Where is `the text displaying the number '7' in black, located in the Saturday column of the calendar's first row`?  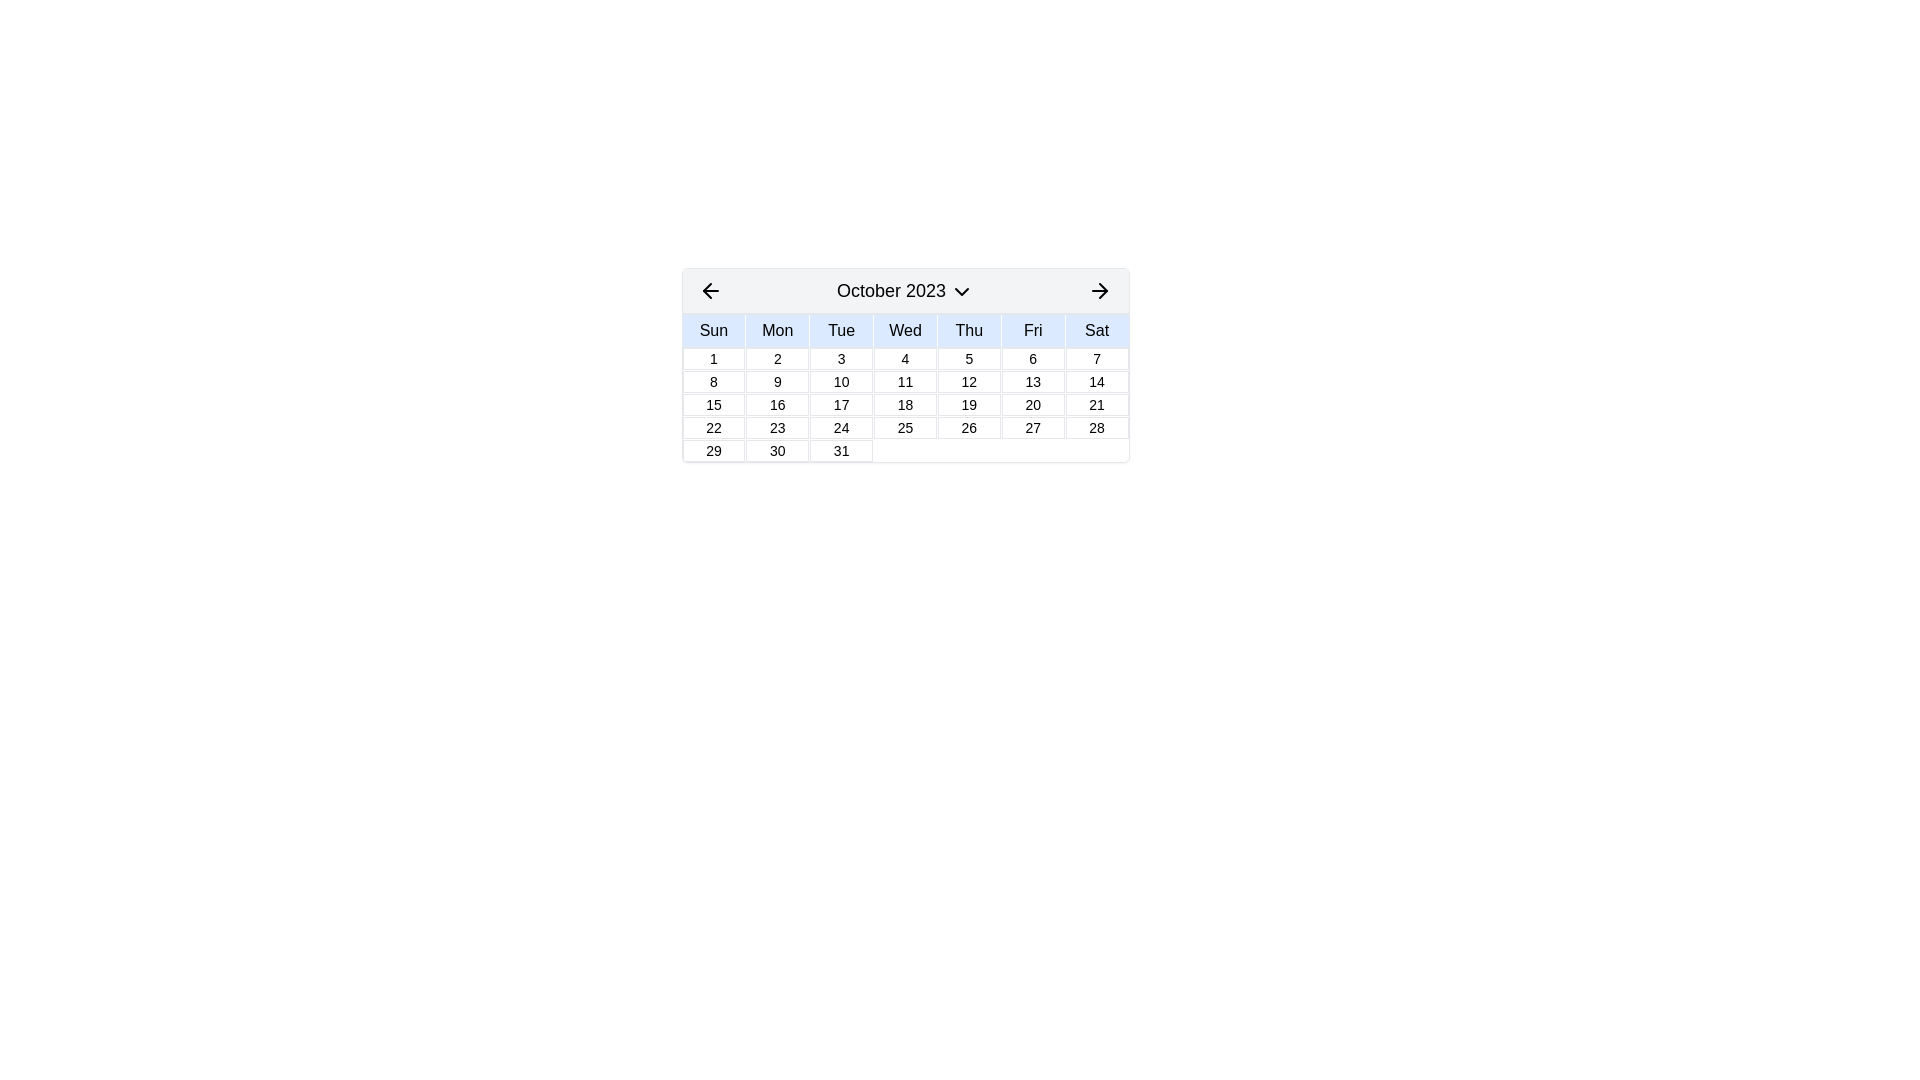
the text displaying the number '7' in black, located in the Saturday column of the calendar's first row is located at coordinates (1096, 357).